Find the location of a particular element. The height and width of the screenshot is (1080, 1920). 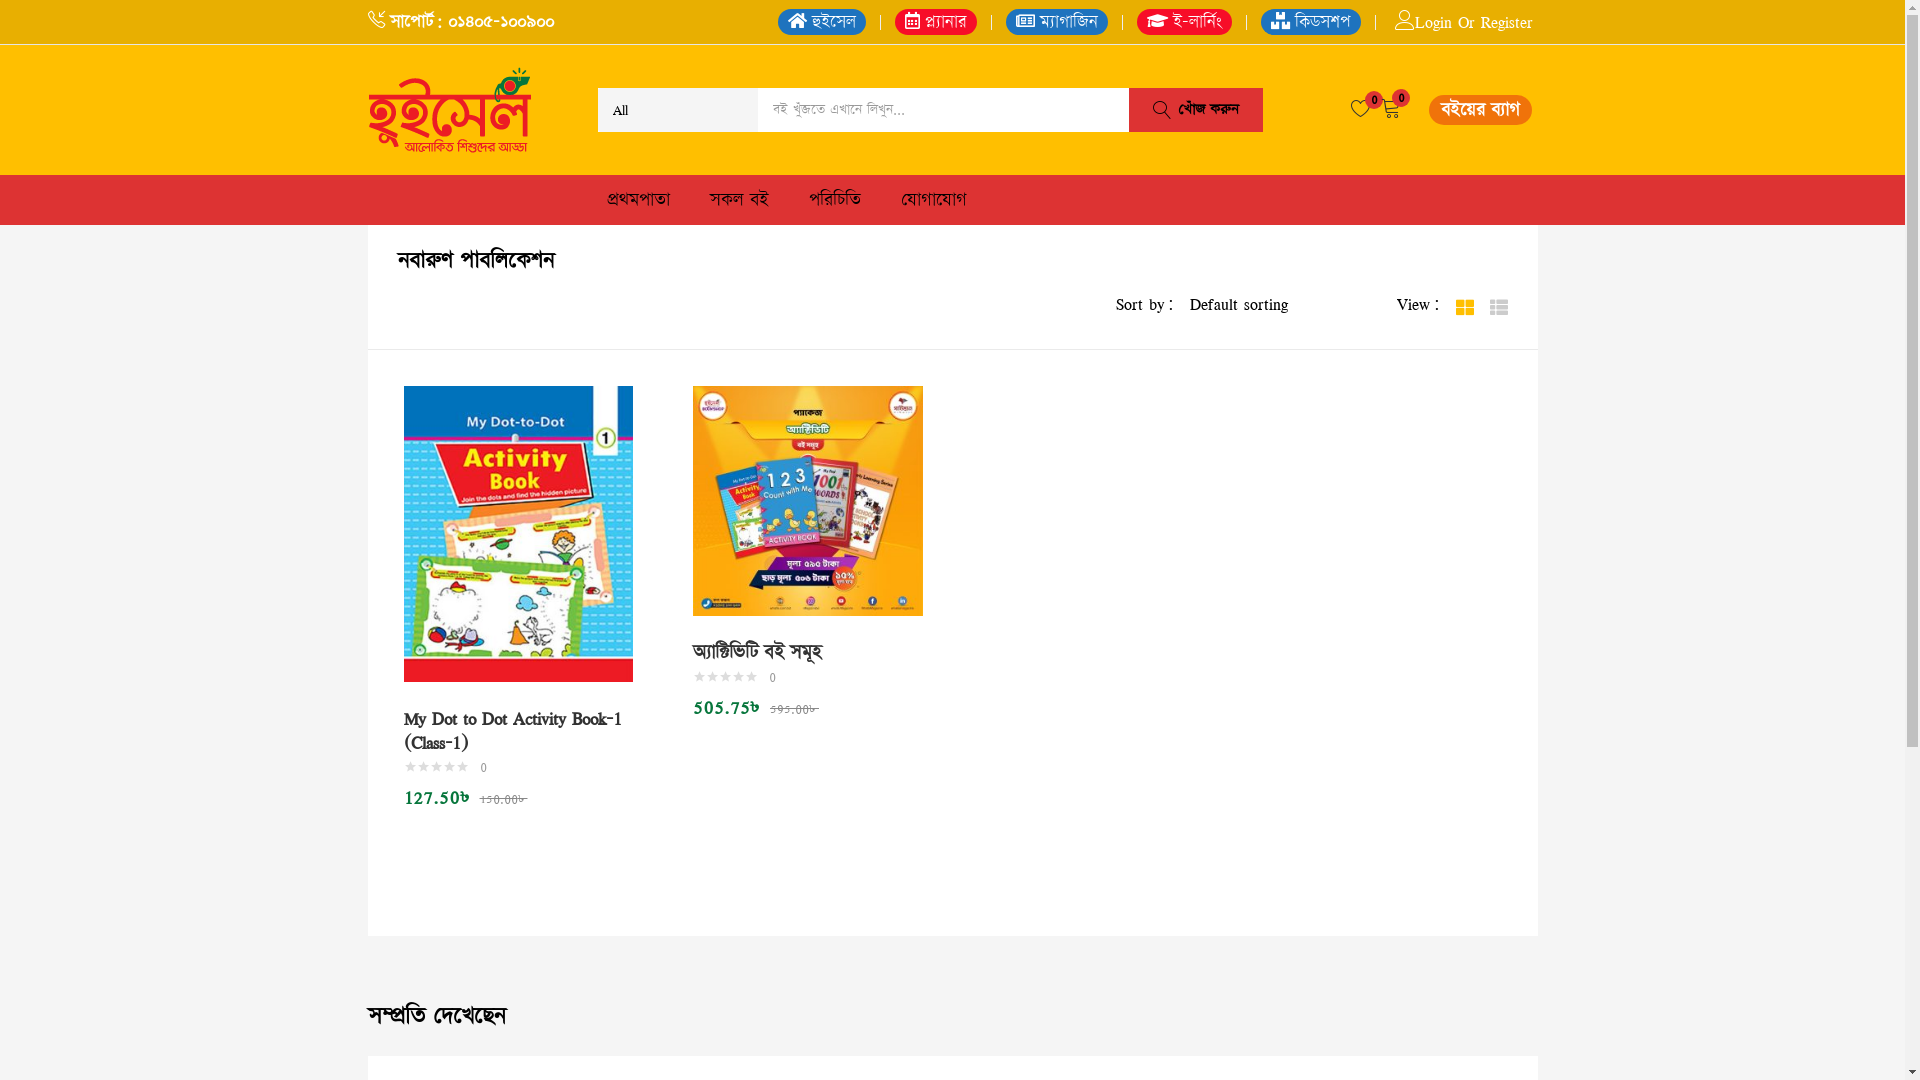

'Login Or Register' is located at coordinates (1463, 22).